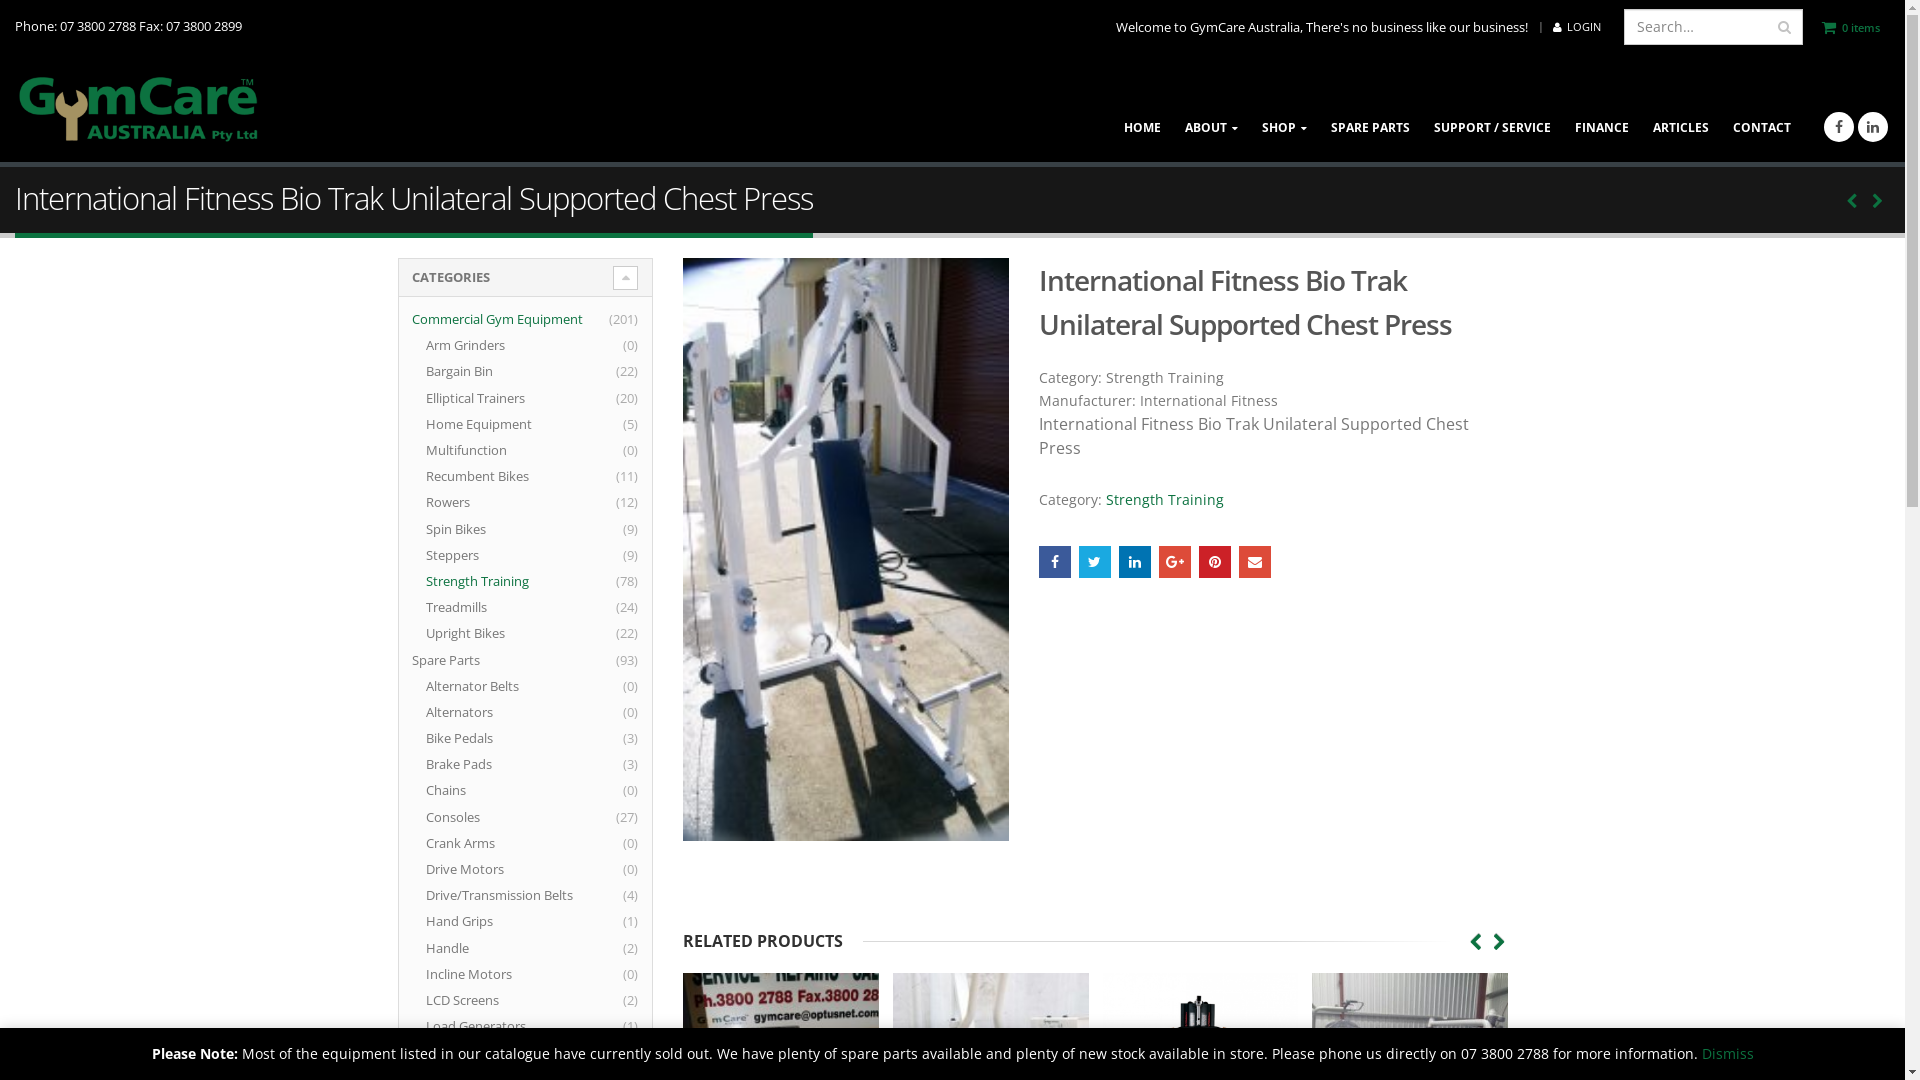 The height and width of the screenshot is (1080, 1920). I want to click on 'Treadmills', so click(468, 605).